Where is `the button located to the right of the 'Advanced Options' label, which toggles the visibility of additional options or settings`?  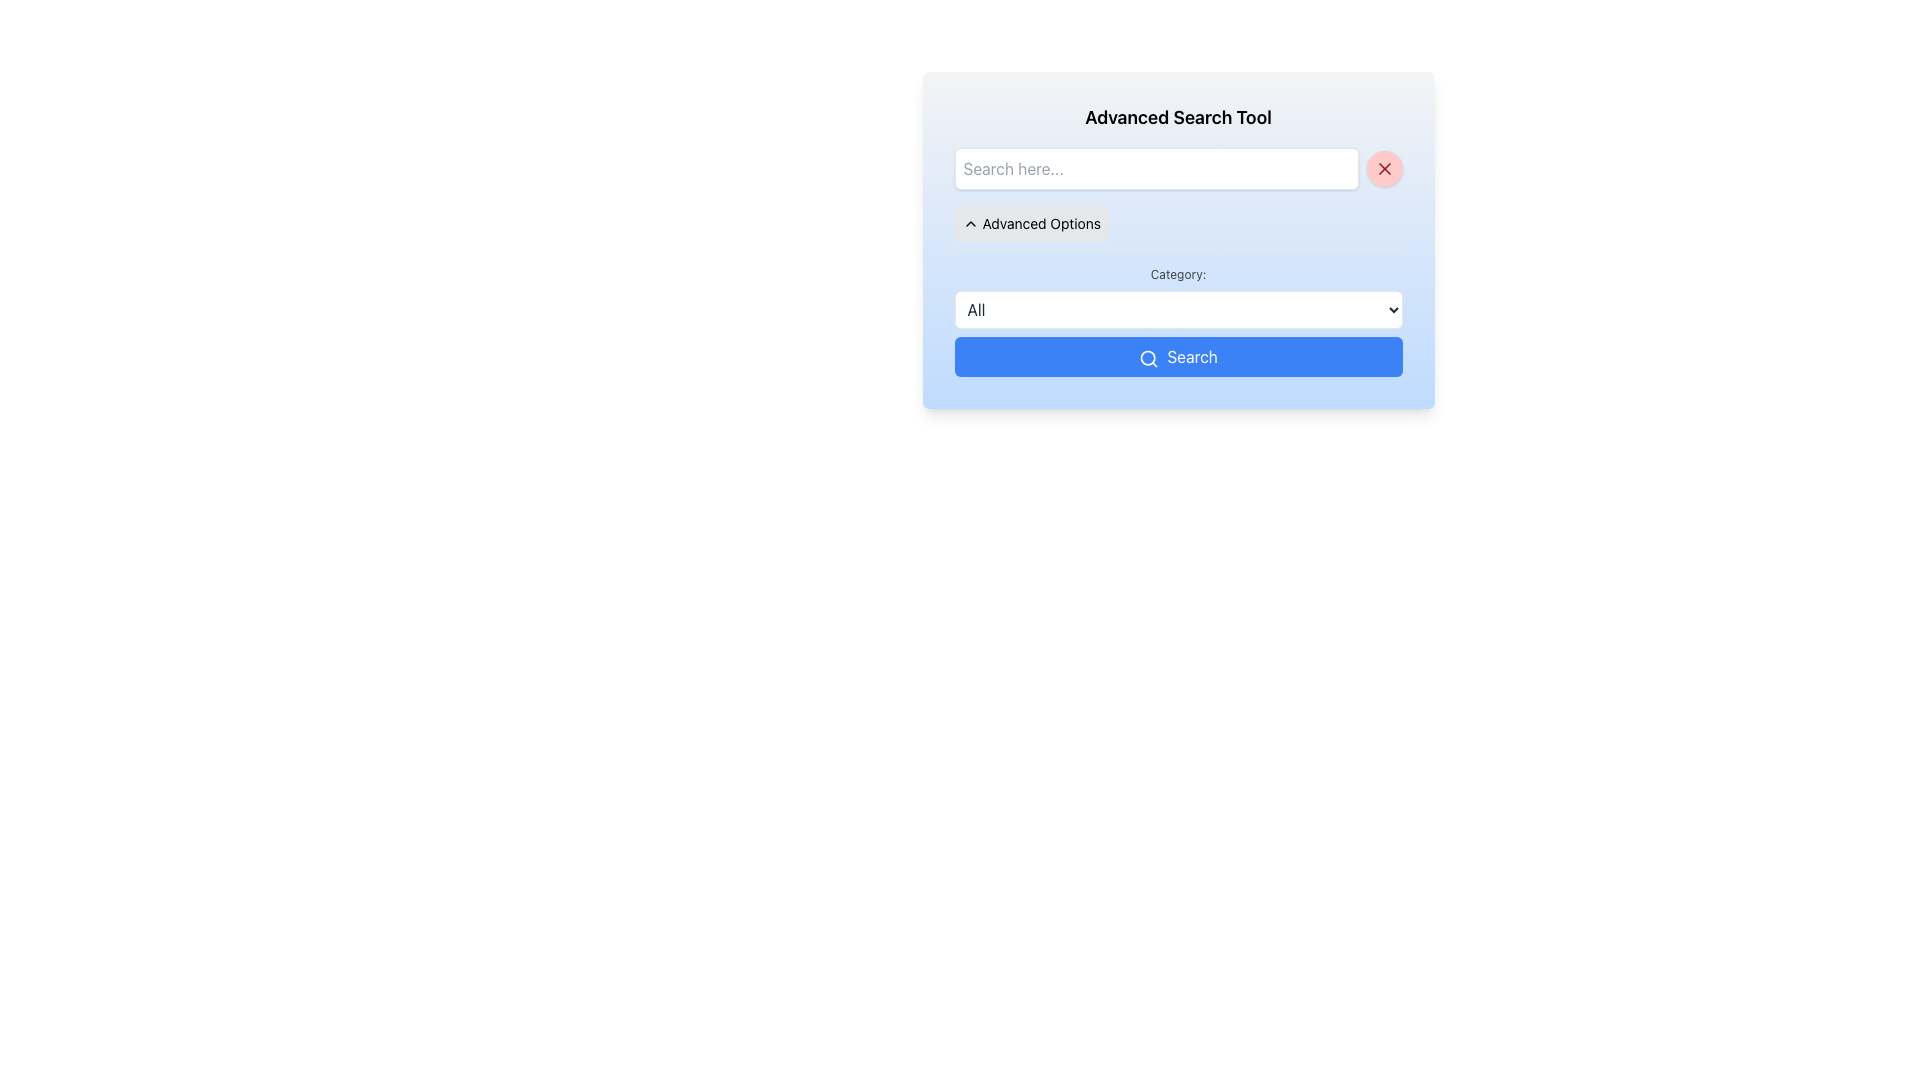
the button located to the right of the 'Advanced Options' label, which toggles the visibility of additional options or settings is located at coordinates (970, 223).